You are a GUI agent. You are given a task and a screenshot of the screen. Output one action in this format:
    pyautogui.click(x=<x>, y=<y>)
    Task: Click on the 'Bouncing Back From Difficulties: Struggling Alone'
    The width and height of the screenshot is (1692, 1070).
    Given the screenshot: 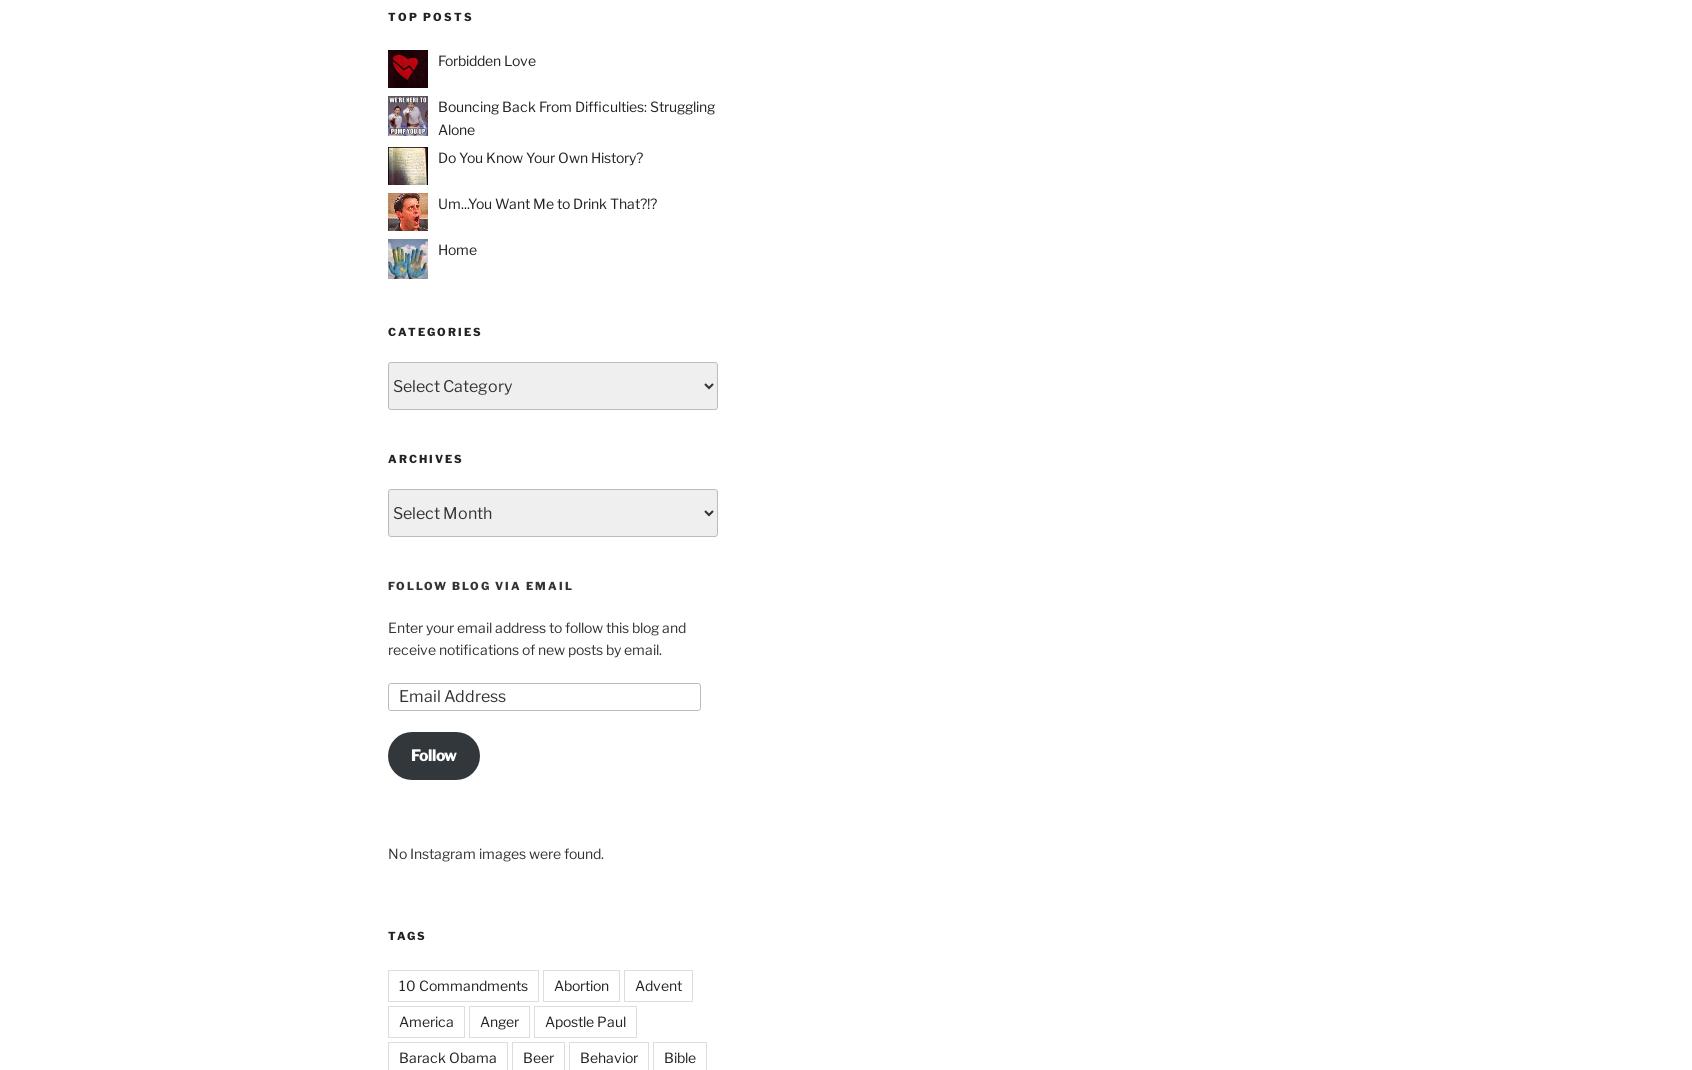 What is the action you would take?
    pyautogui.click(x=575, y=117)
    